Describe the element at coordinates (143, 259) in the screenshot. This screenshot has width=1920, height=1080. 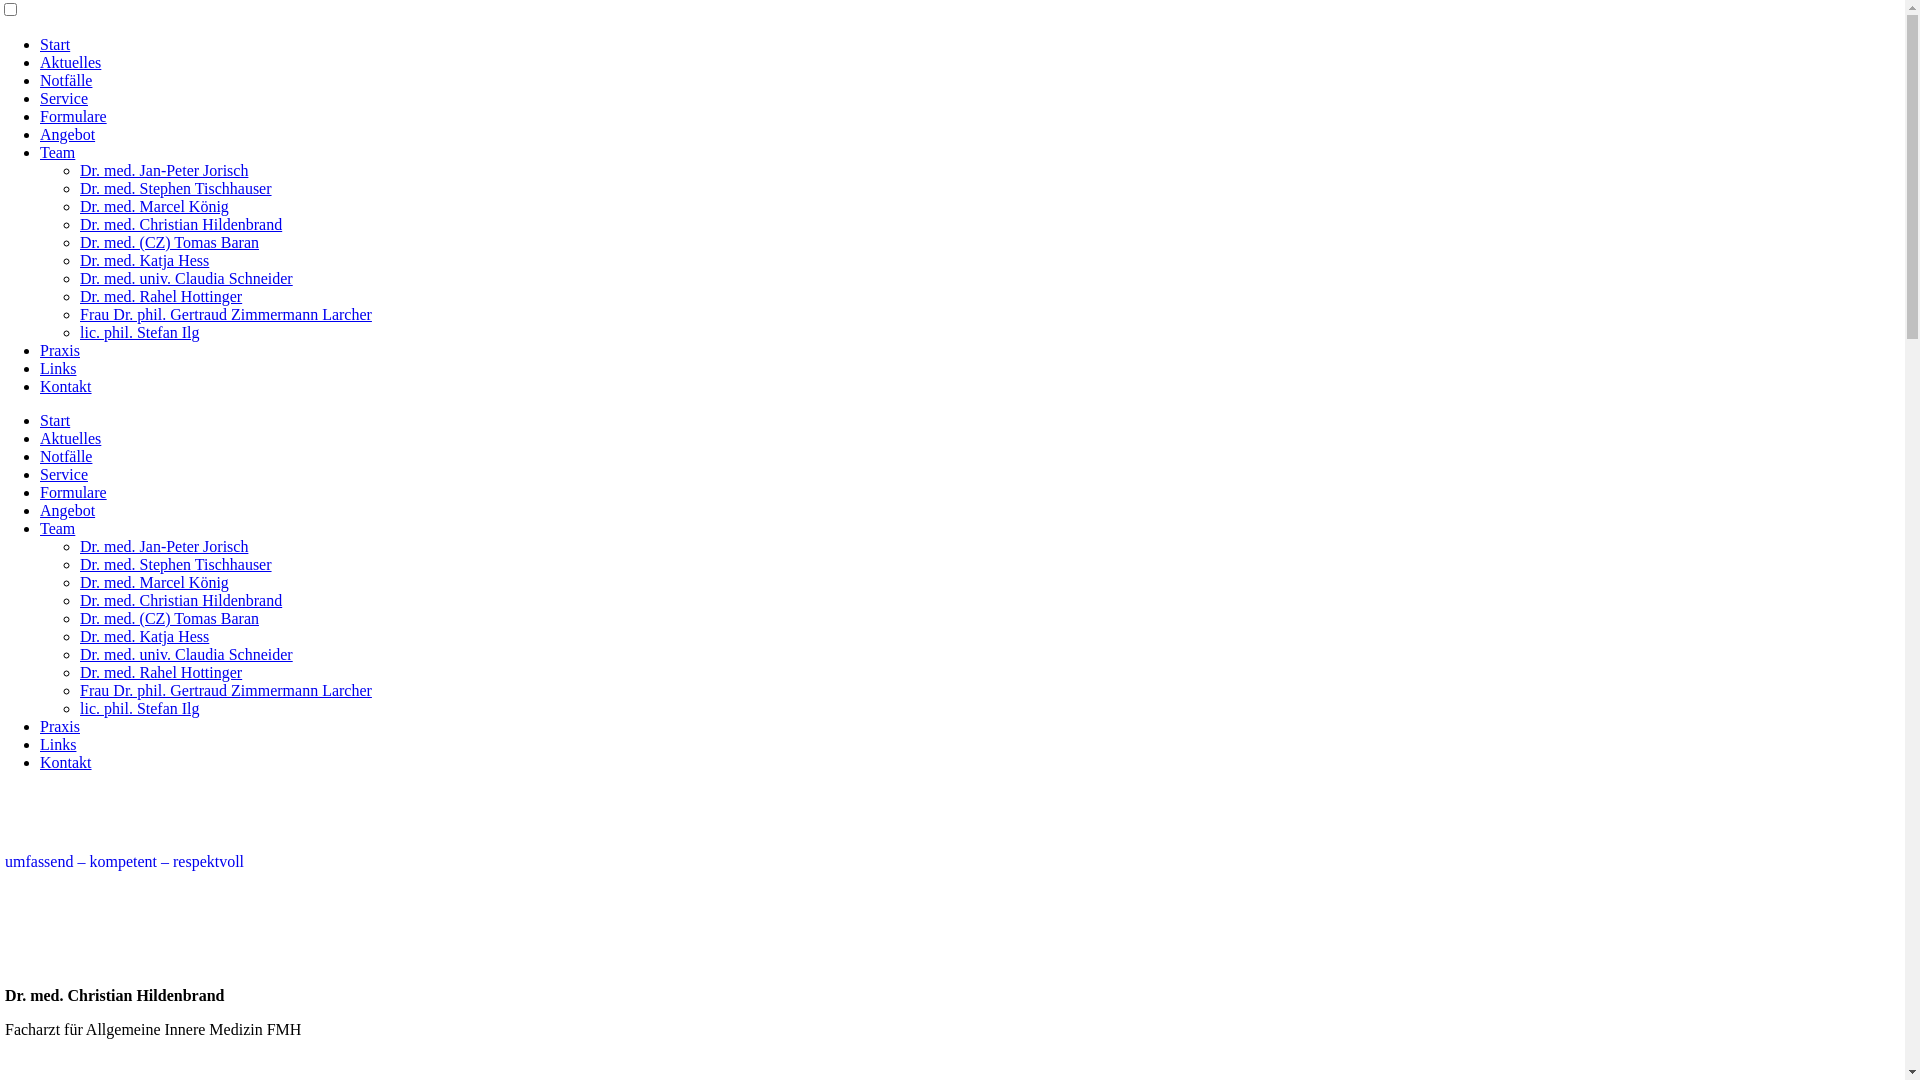
I see `'Dr. med. Katja Hess'` at that location.